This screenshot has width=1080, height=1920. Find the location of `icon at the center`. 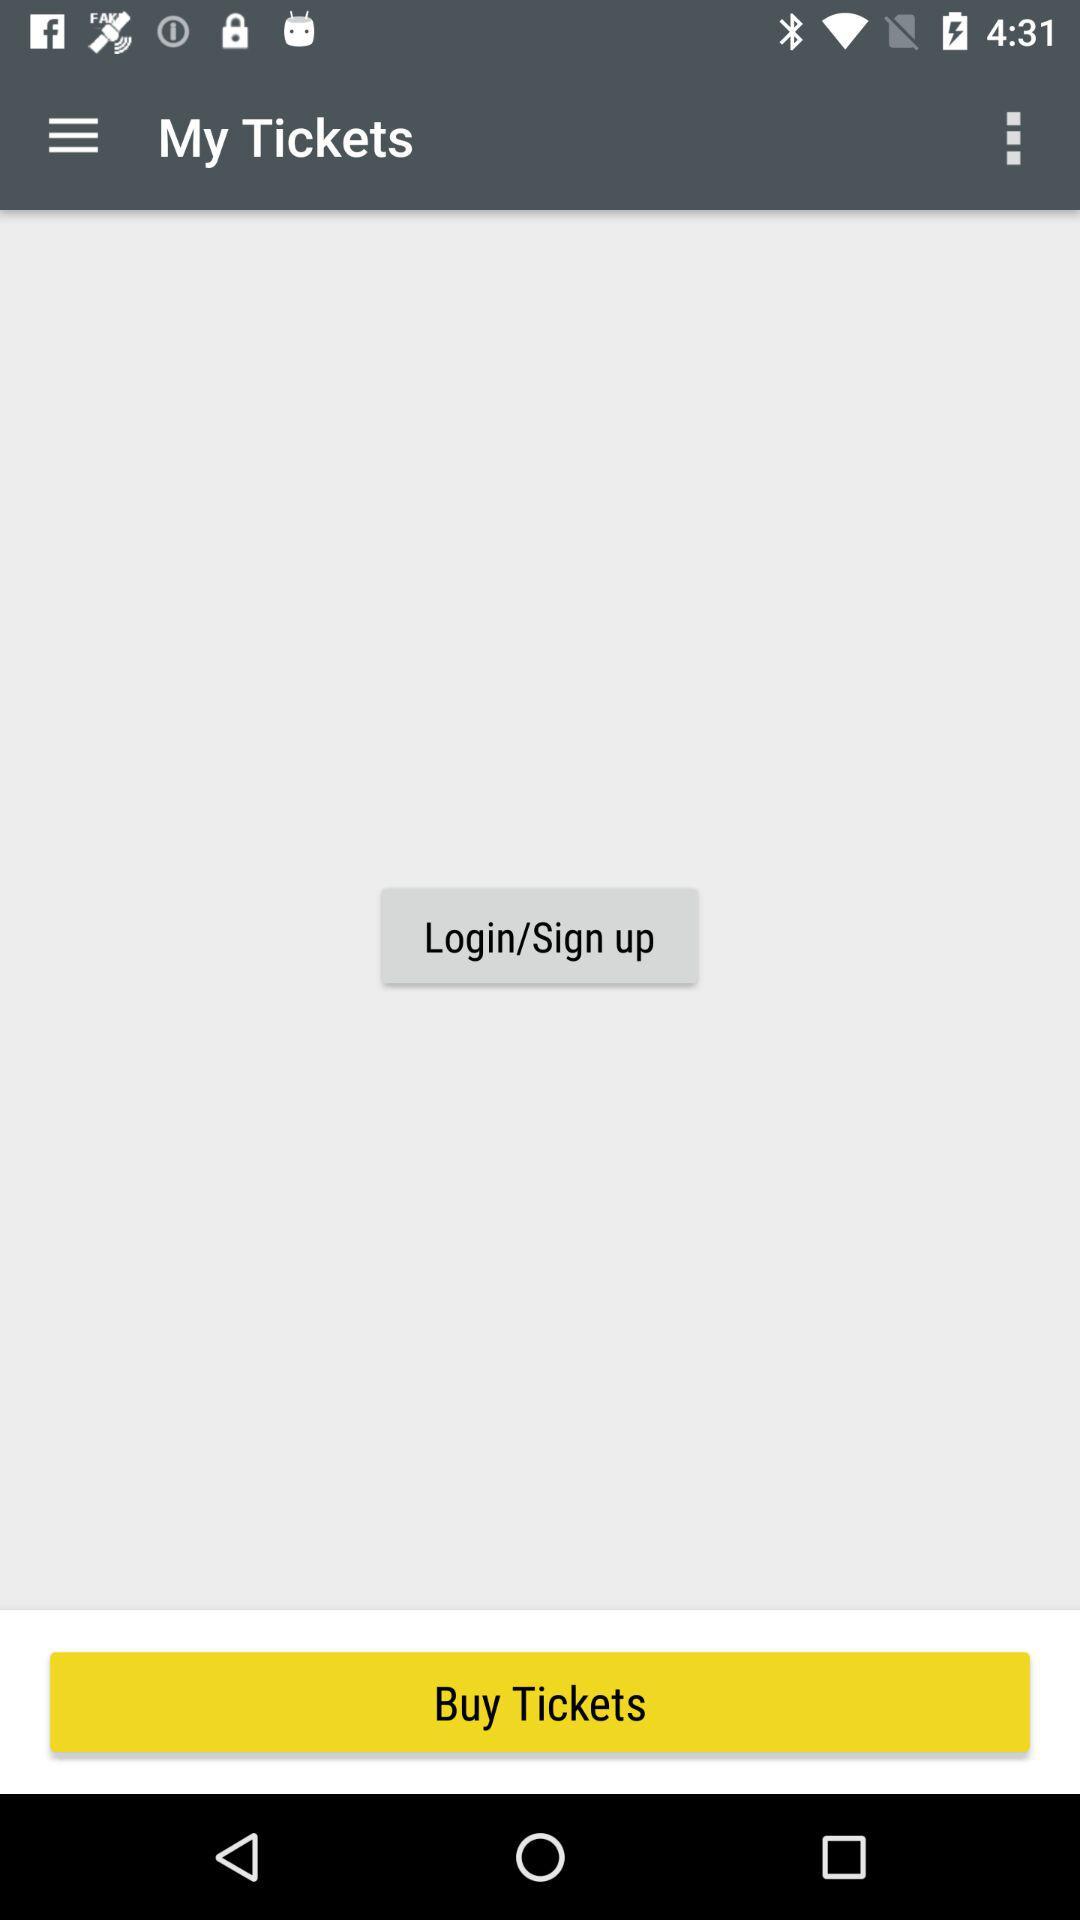

icon at the center is located at coordinates (538, 935).